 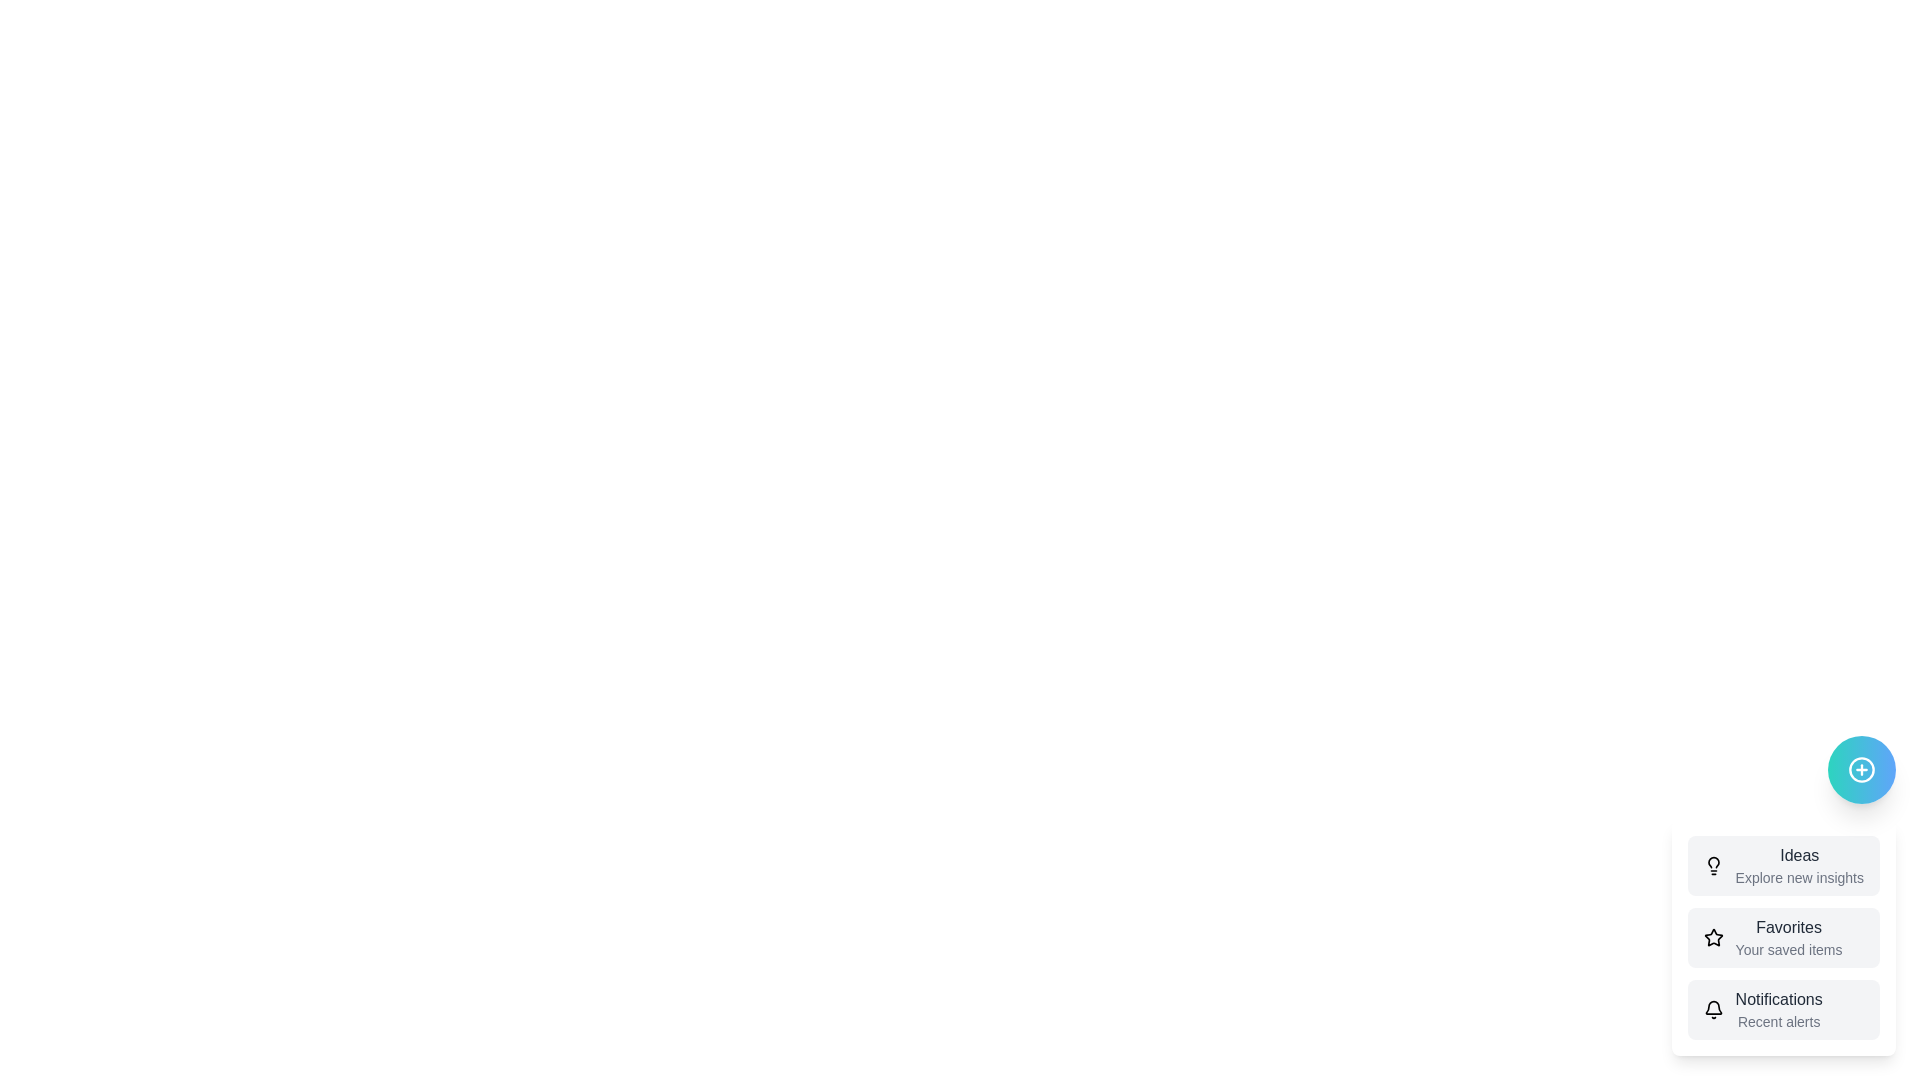 What do you see at coordinates (1712, 937) in the screenshot?
I see `the star-shaped icon with a hollow design and distinctive border, located within the Favorites button in the right-side menu` at bounding box center [1712, 937].